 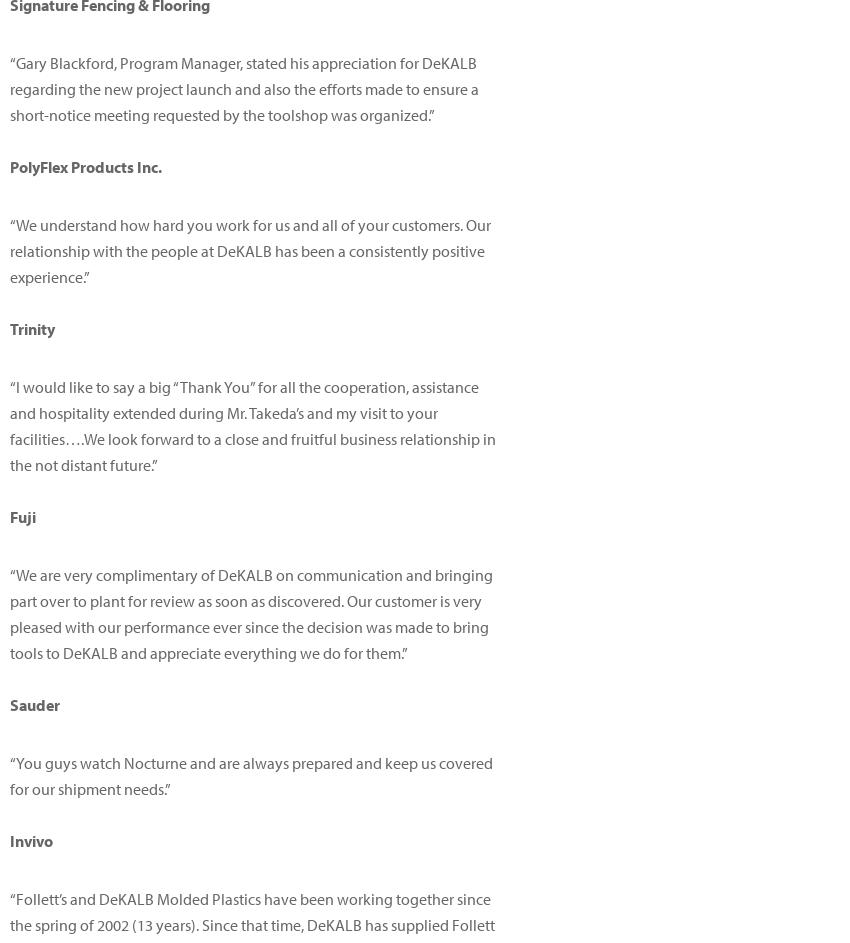 I want to click on 'Trinity', so click(x=9, y=329).